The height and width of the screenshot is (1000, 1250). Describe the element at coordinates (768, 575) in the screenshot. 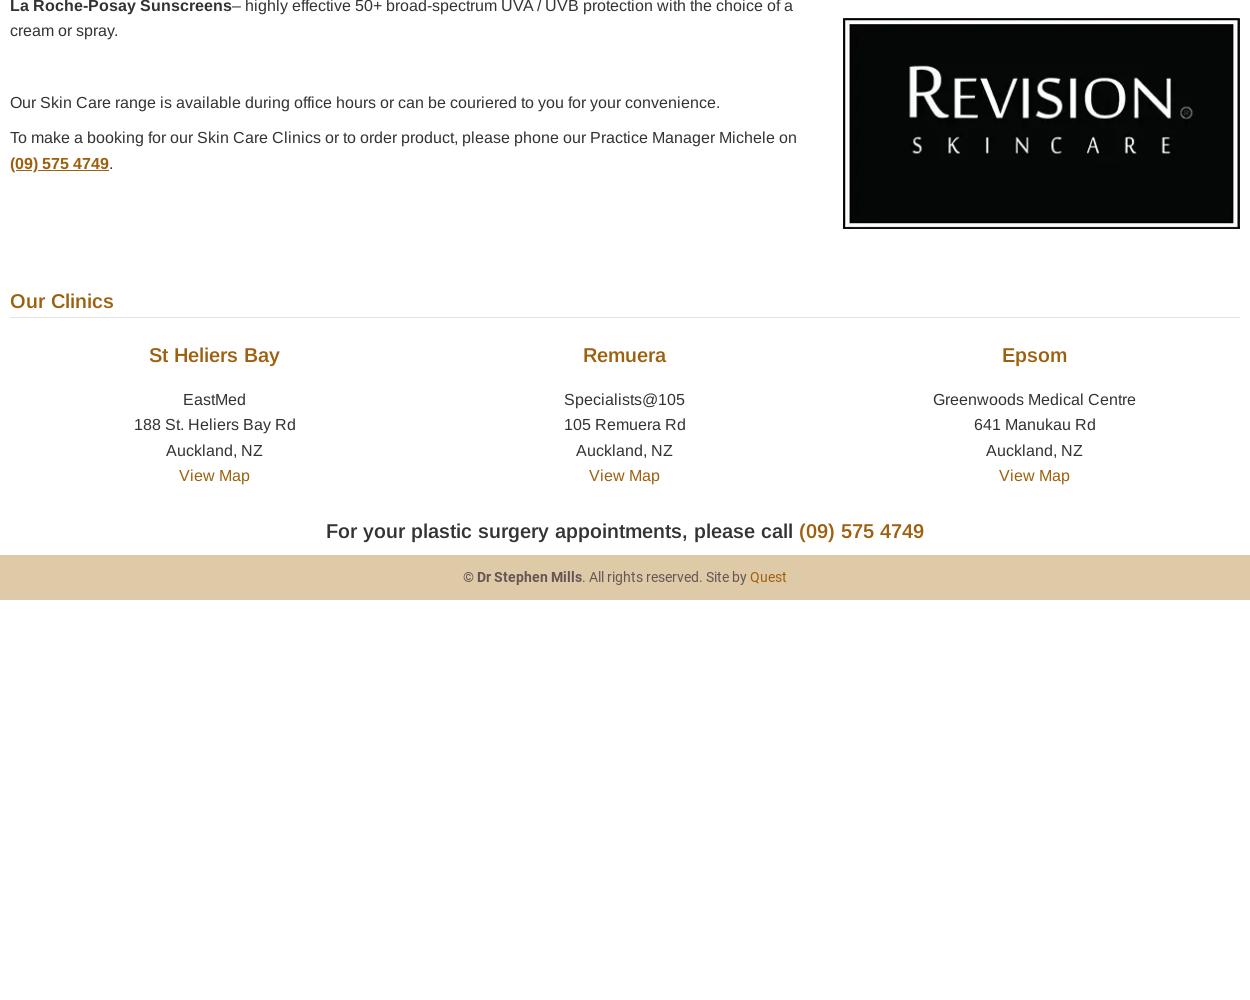

I see `'Quest'` at that location.